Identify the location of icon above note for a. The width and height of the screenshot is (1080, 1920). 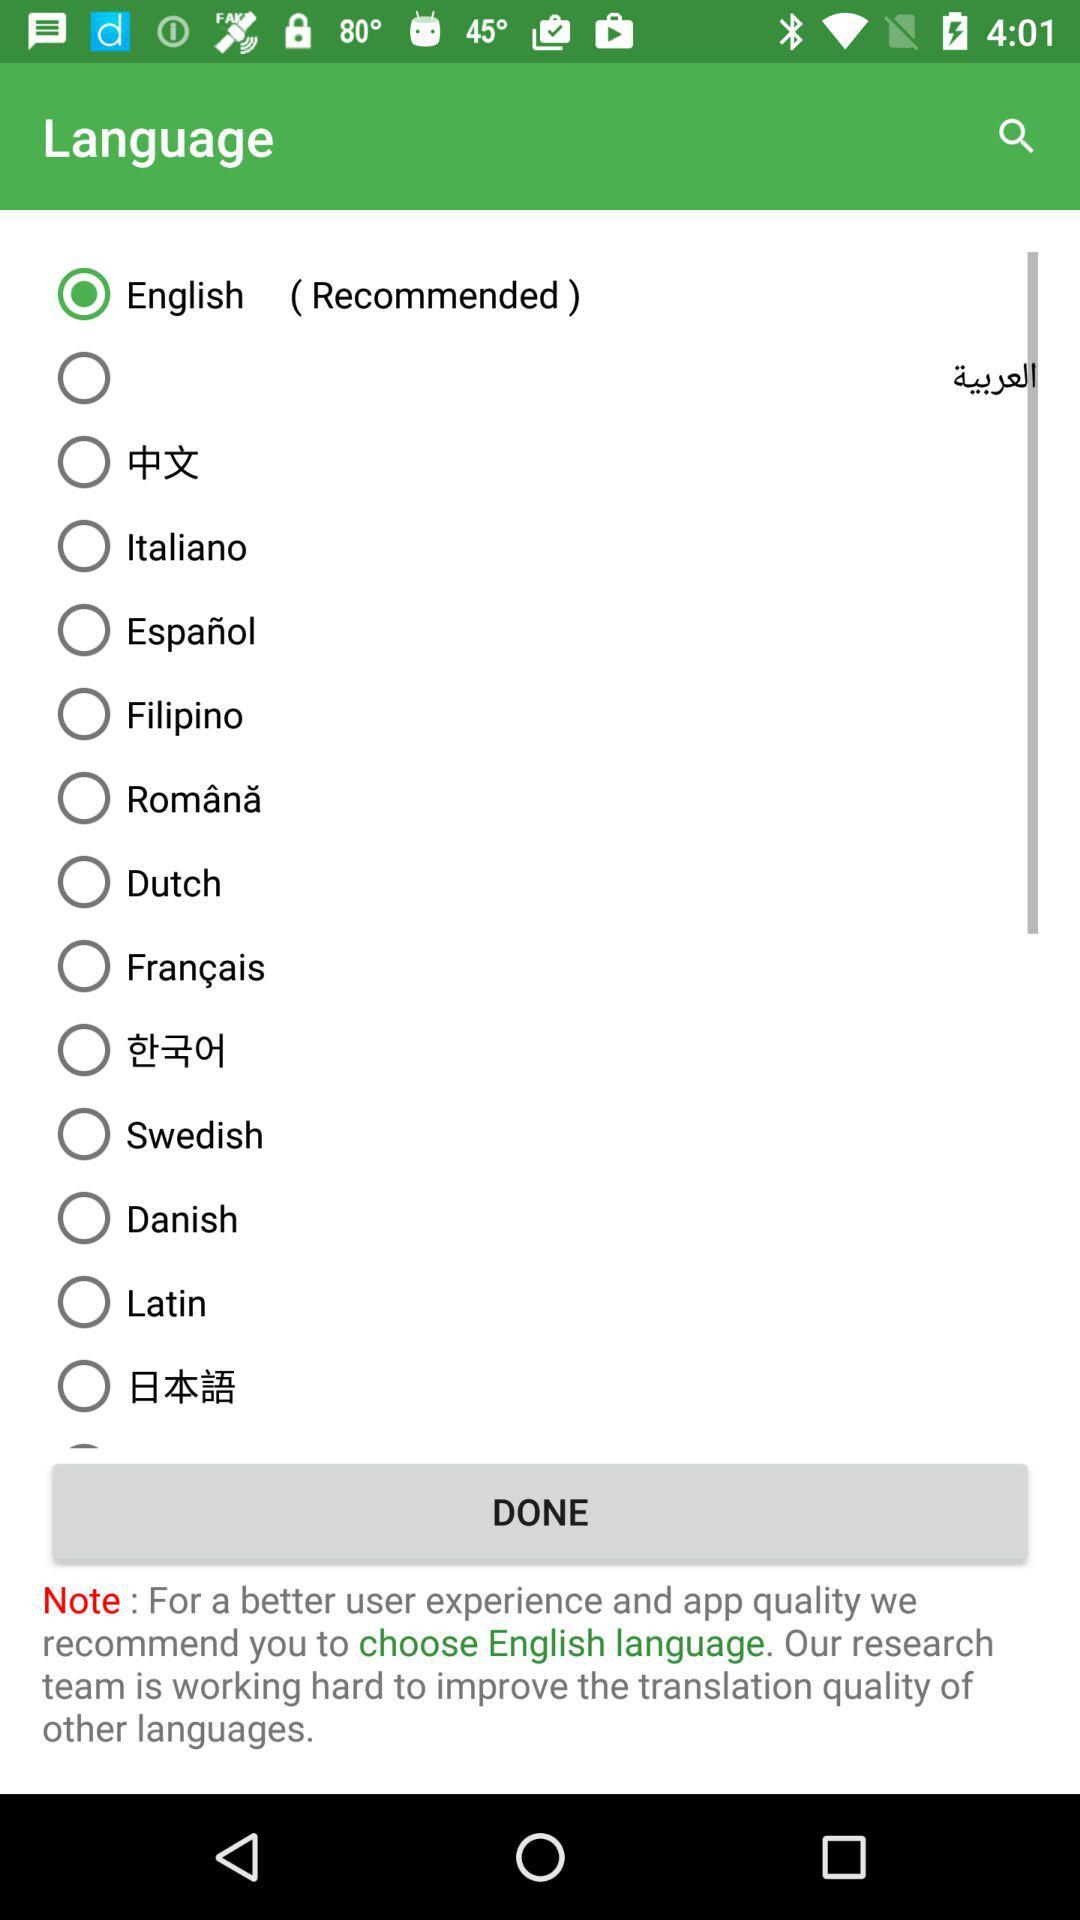
(540, 1511).